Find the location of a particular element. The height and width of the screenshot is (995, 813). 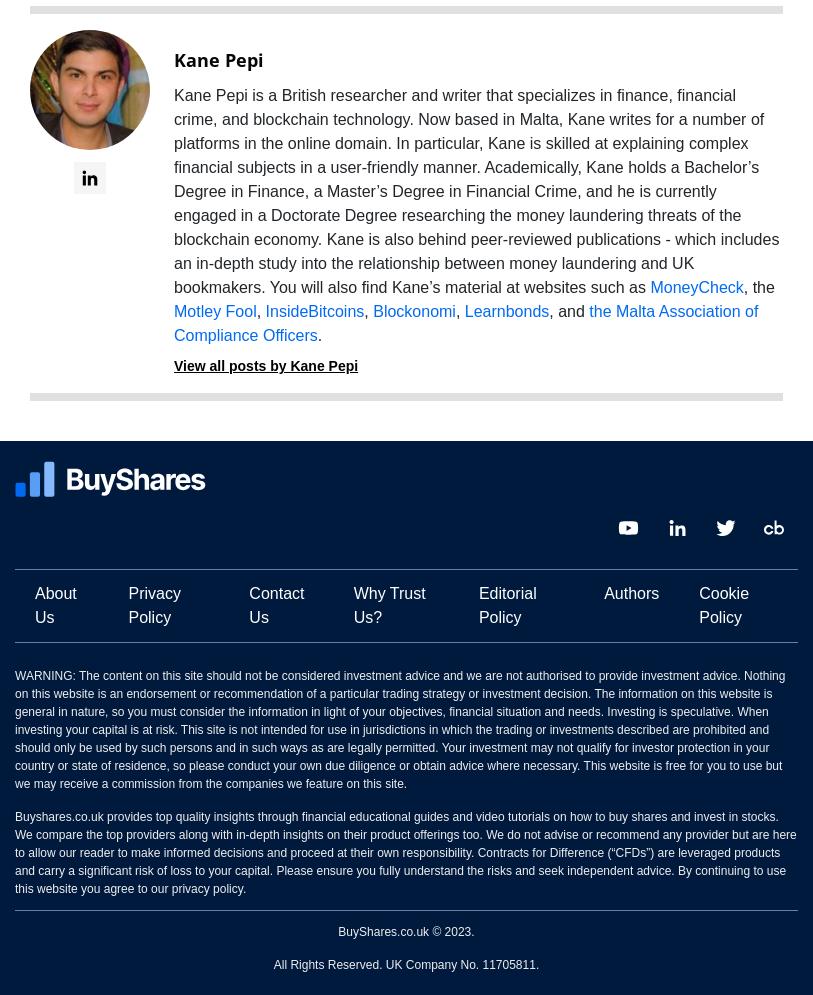

'Buyshares.co.uk provides top quality insights through financial educational guides and video tutorials on how to buy shares and invest in stocks. We compare the top providers along with in-depth insights on their product offerings too. We do not advise or recommend any provider but are here to allow our reader to make informed decisions and proceed at their own responsibility. Contracts for Difference (“CFDs”) are leveraged products and carry a significant risk of loss to your capital. Please ensure you fully understand the risks and seek independent advice. By continuing to use this website you agree to our privacy policy.' is located at coordinates (404, 853).